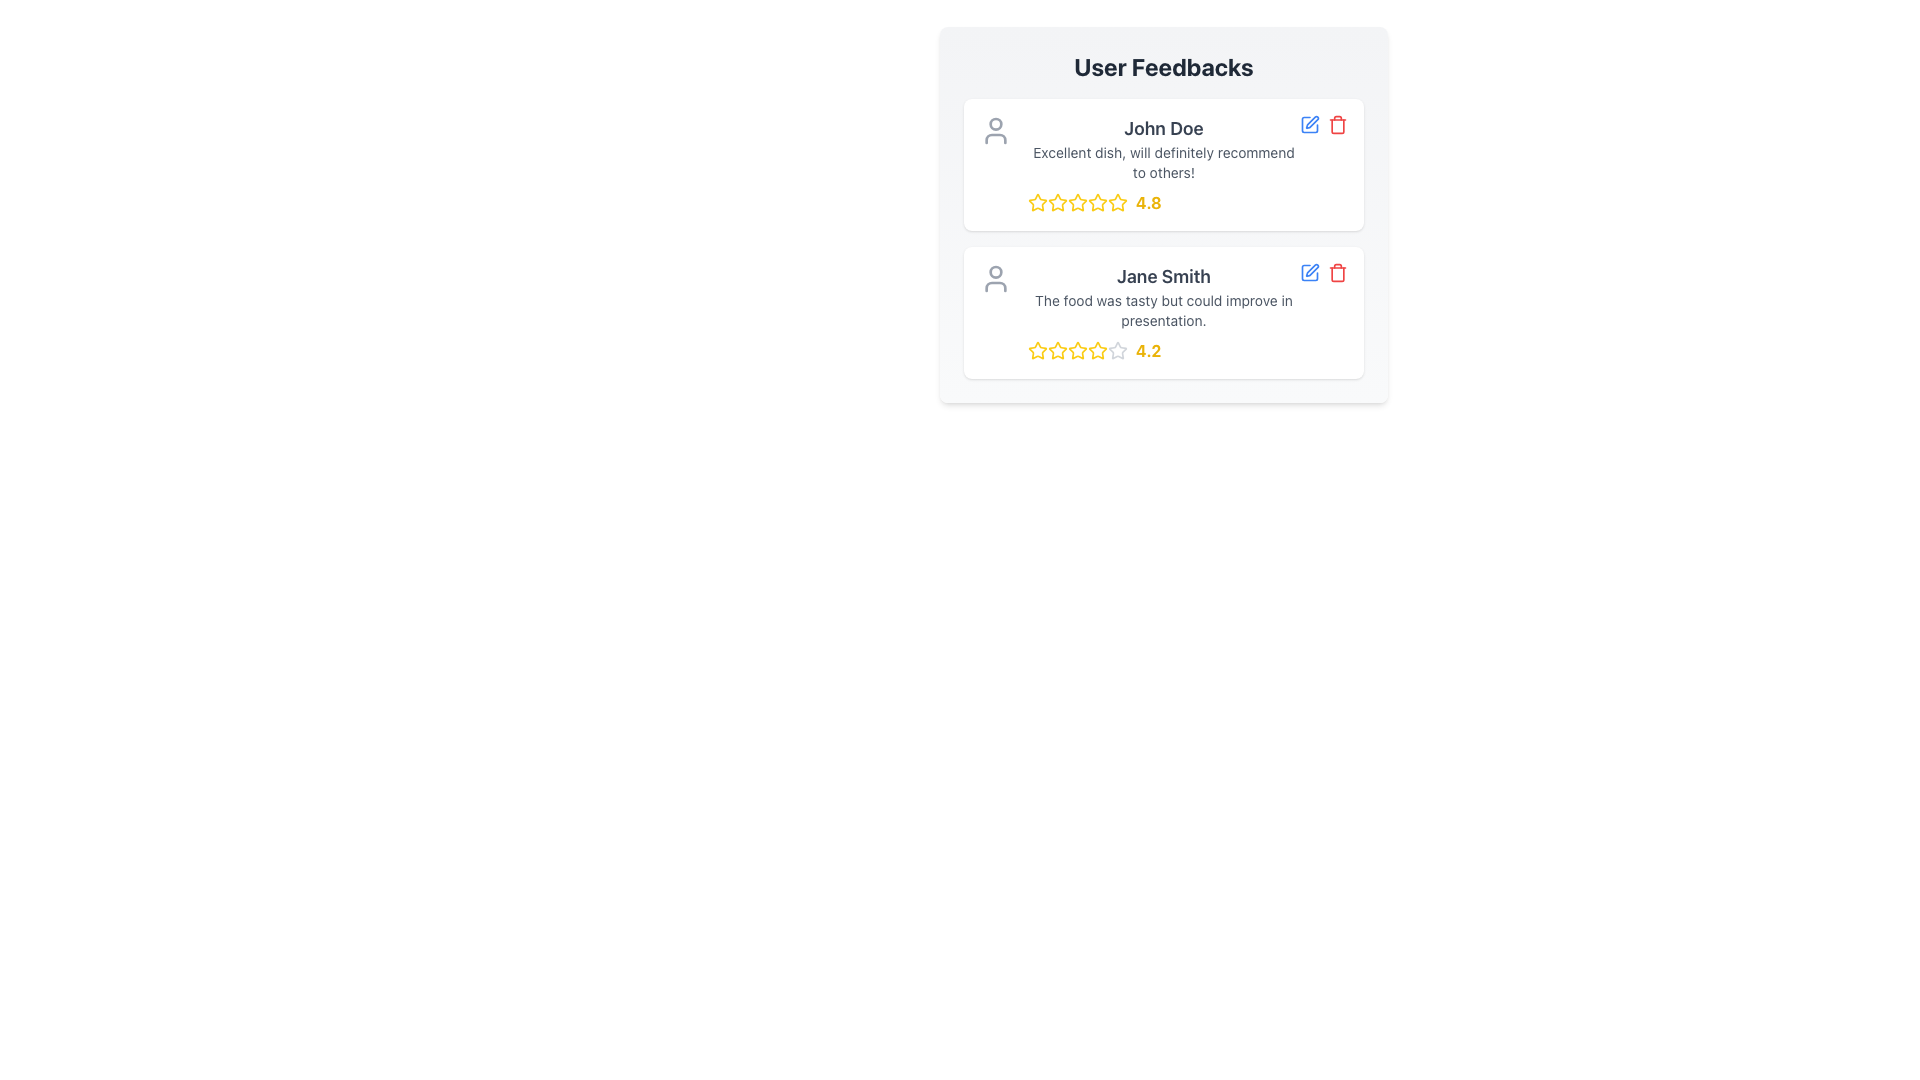 Image resolution: width=1920 pixels, height=1080 pixels. Describe the element at coordinates (1163, 312) in the screenshot. I see `the rating stars in the user feedback section, located within a white rounded card below the feedback from John Doe` at that location.